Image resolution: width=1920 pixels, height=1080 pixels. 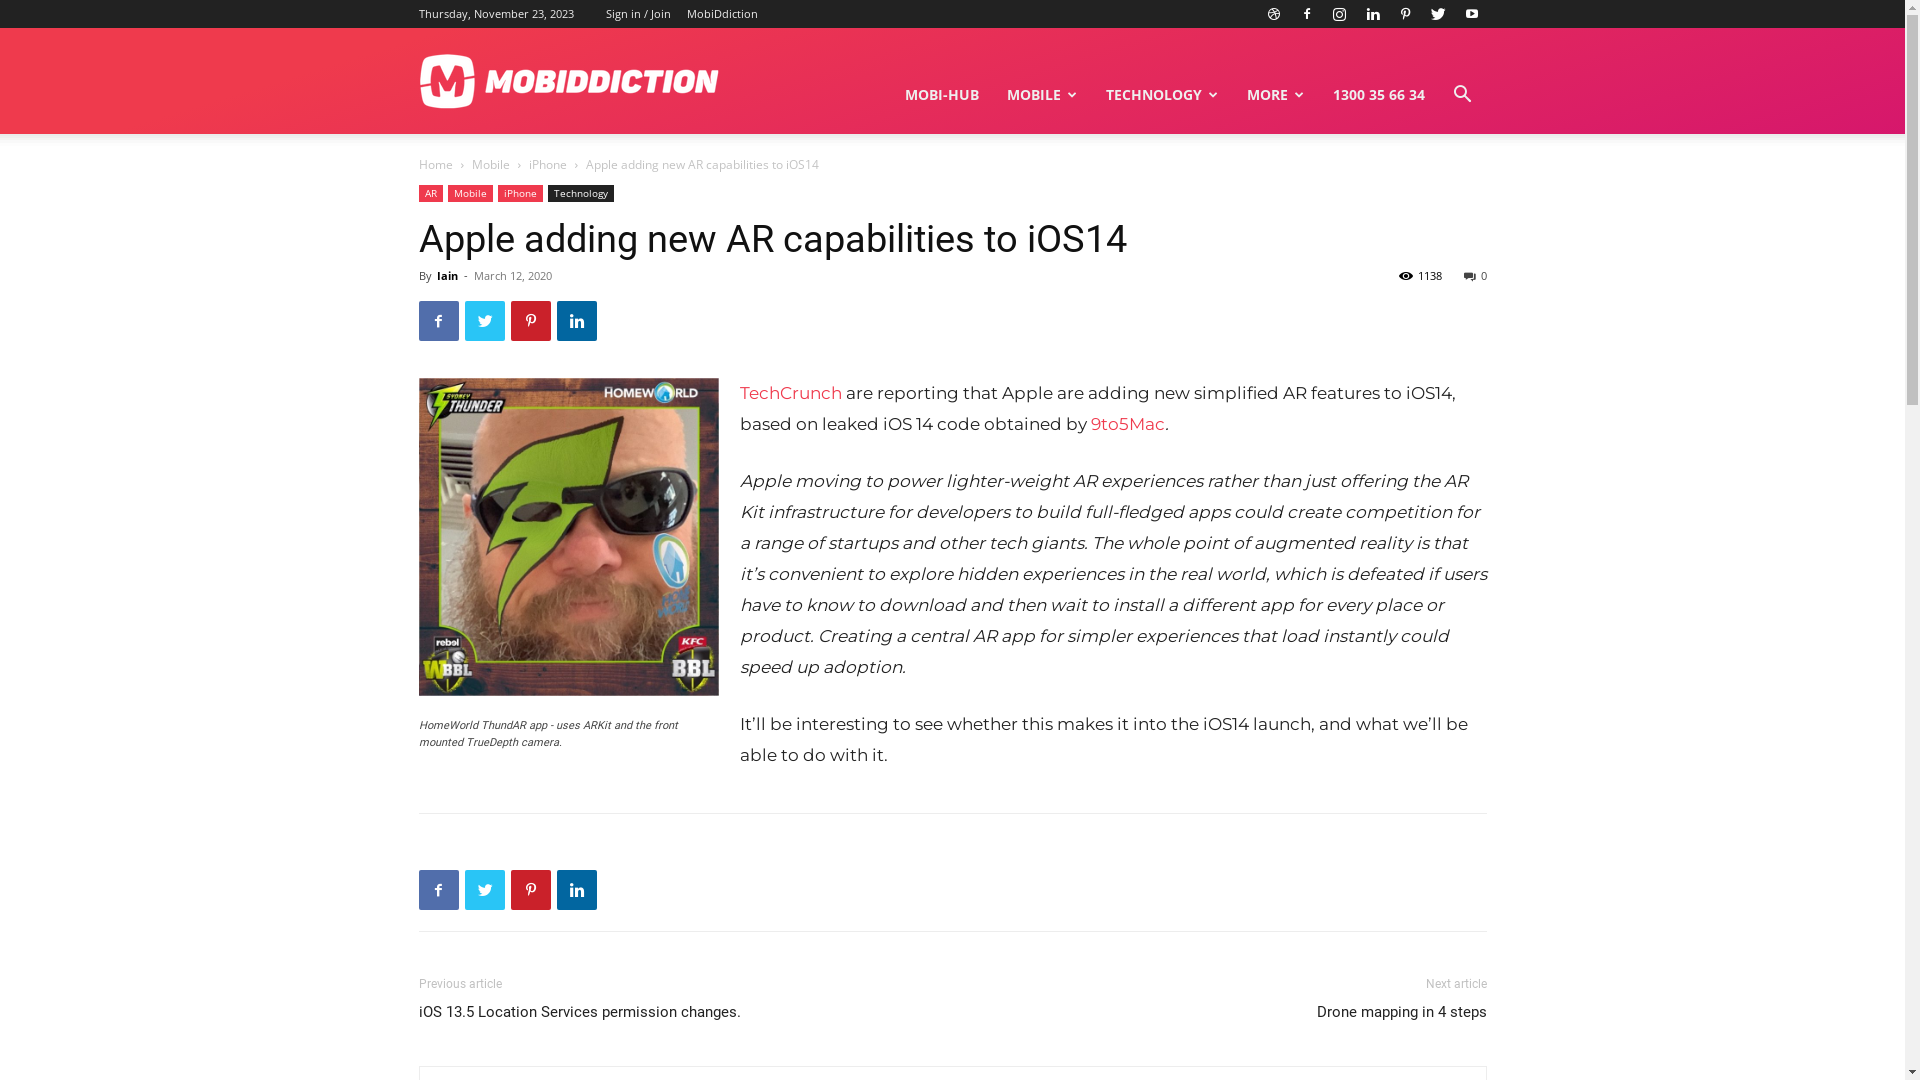 I want to click on 'Pinterest', so click(x=1404, y=14).